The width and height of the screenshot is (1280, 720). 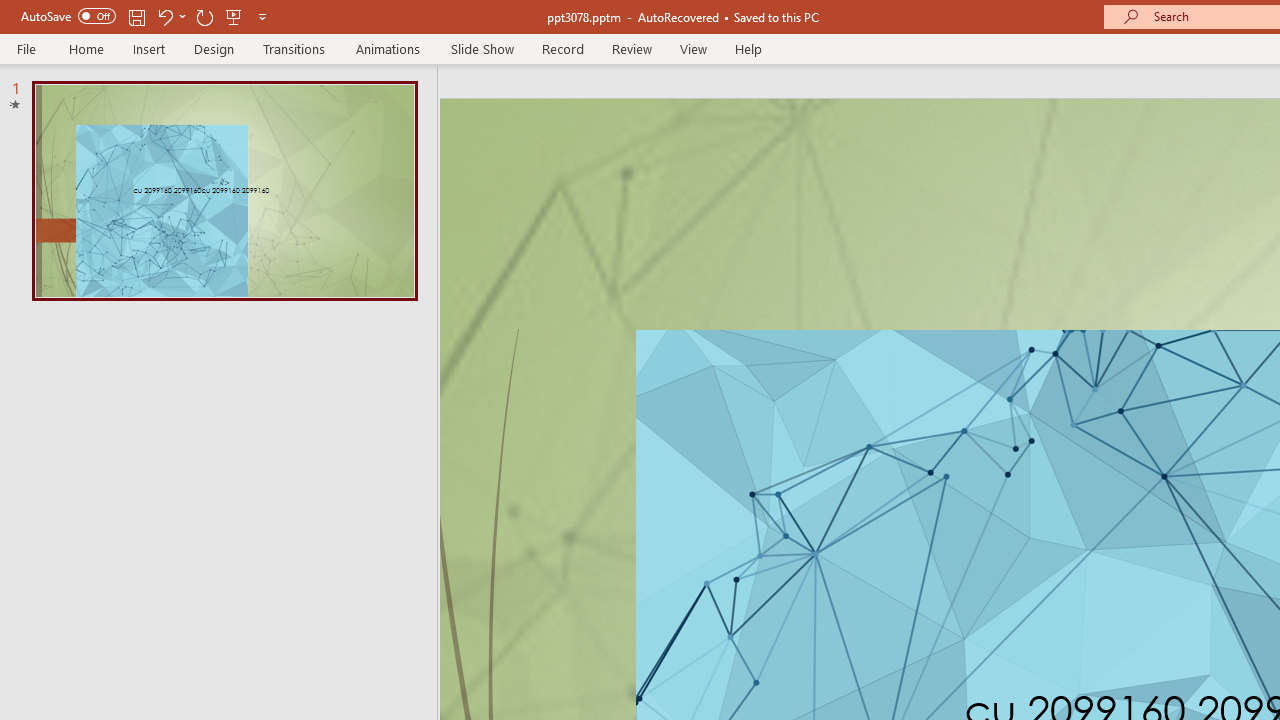 I want to click on 'Slide Show', so click(x=481, y=48).